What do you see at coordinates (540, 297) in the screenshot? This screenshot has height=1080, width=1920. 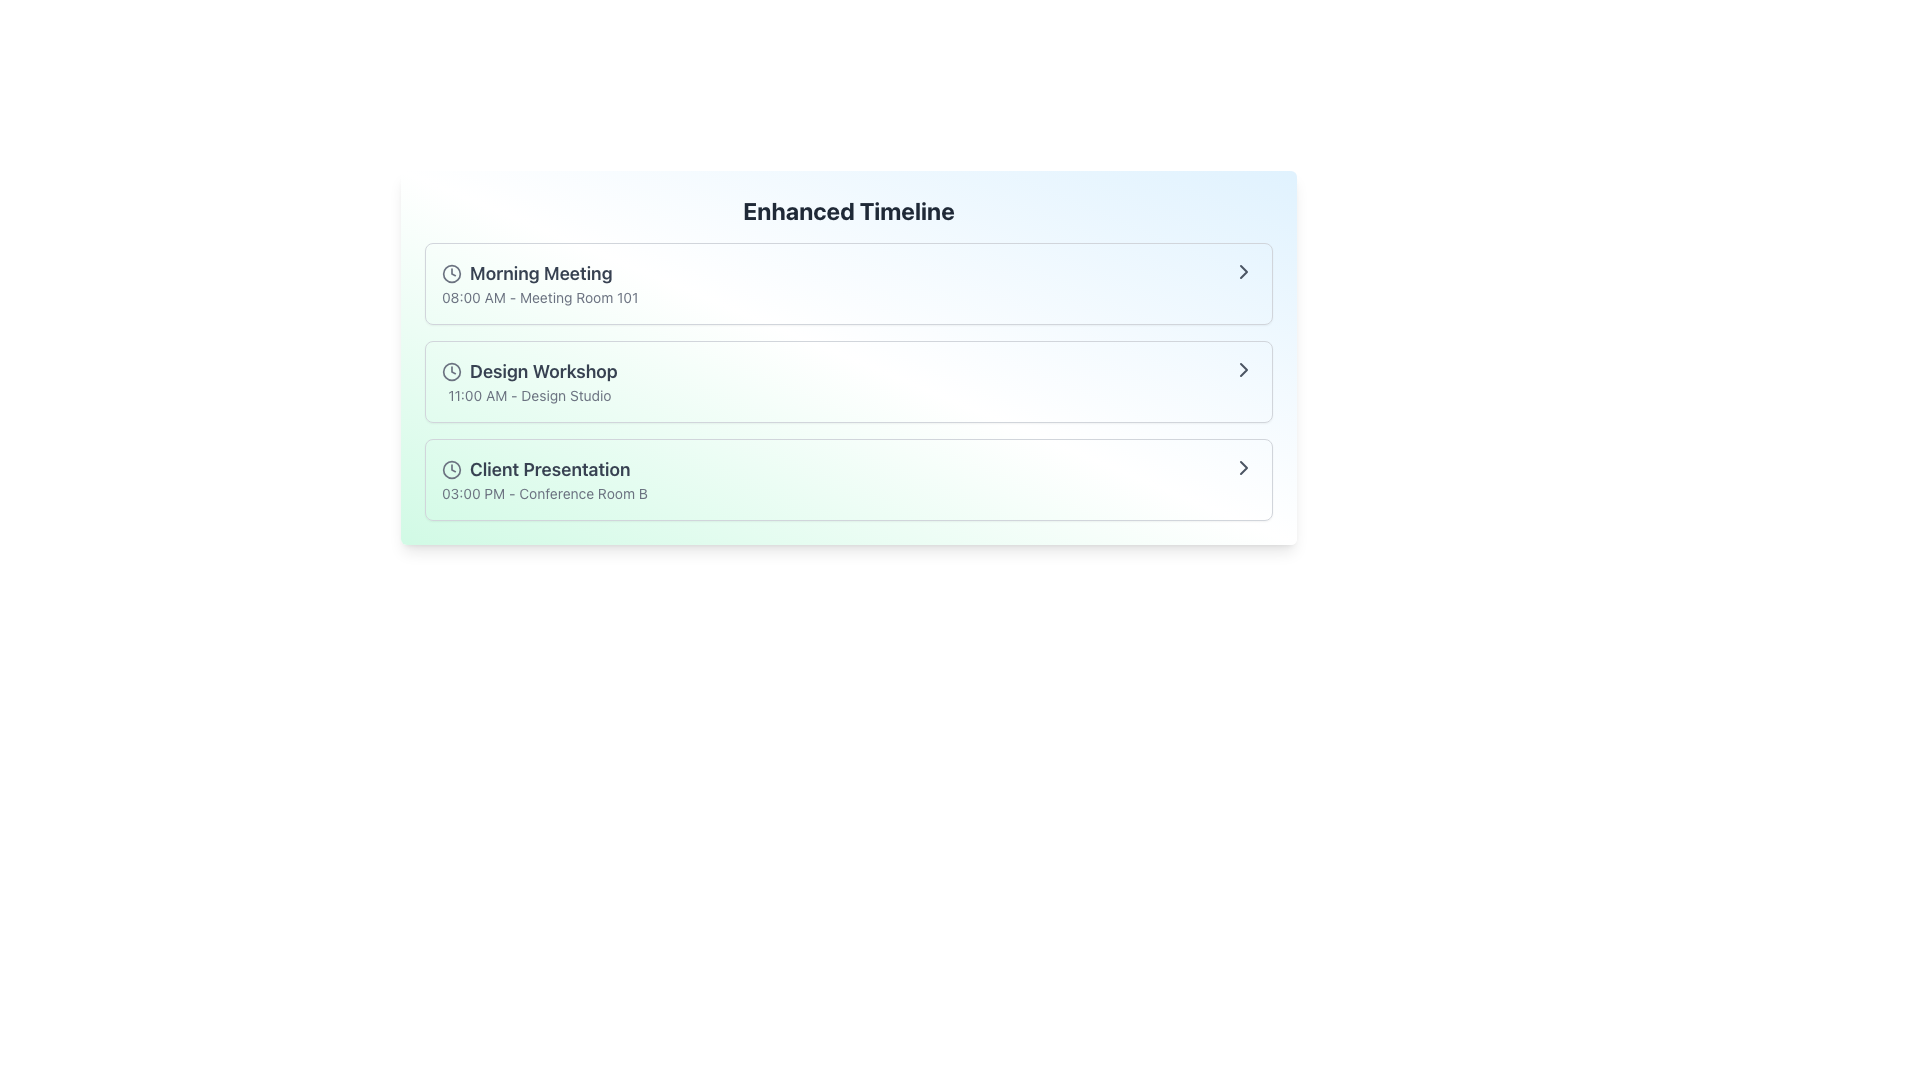 I see `the text label displaying '08:00 AM - Meeting Room 101' located directly beneath the title 'Morning Meeting'` at bounding box center [540, 297].